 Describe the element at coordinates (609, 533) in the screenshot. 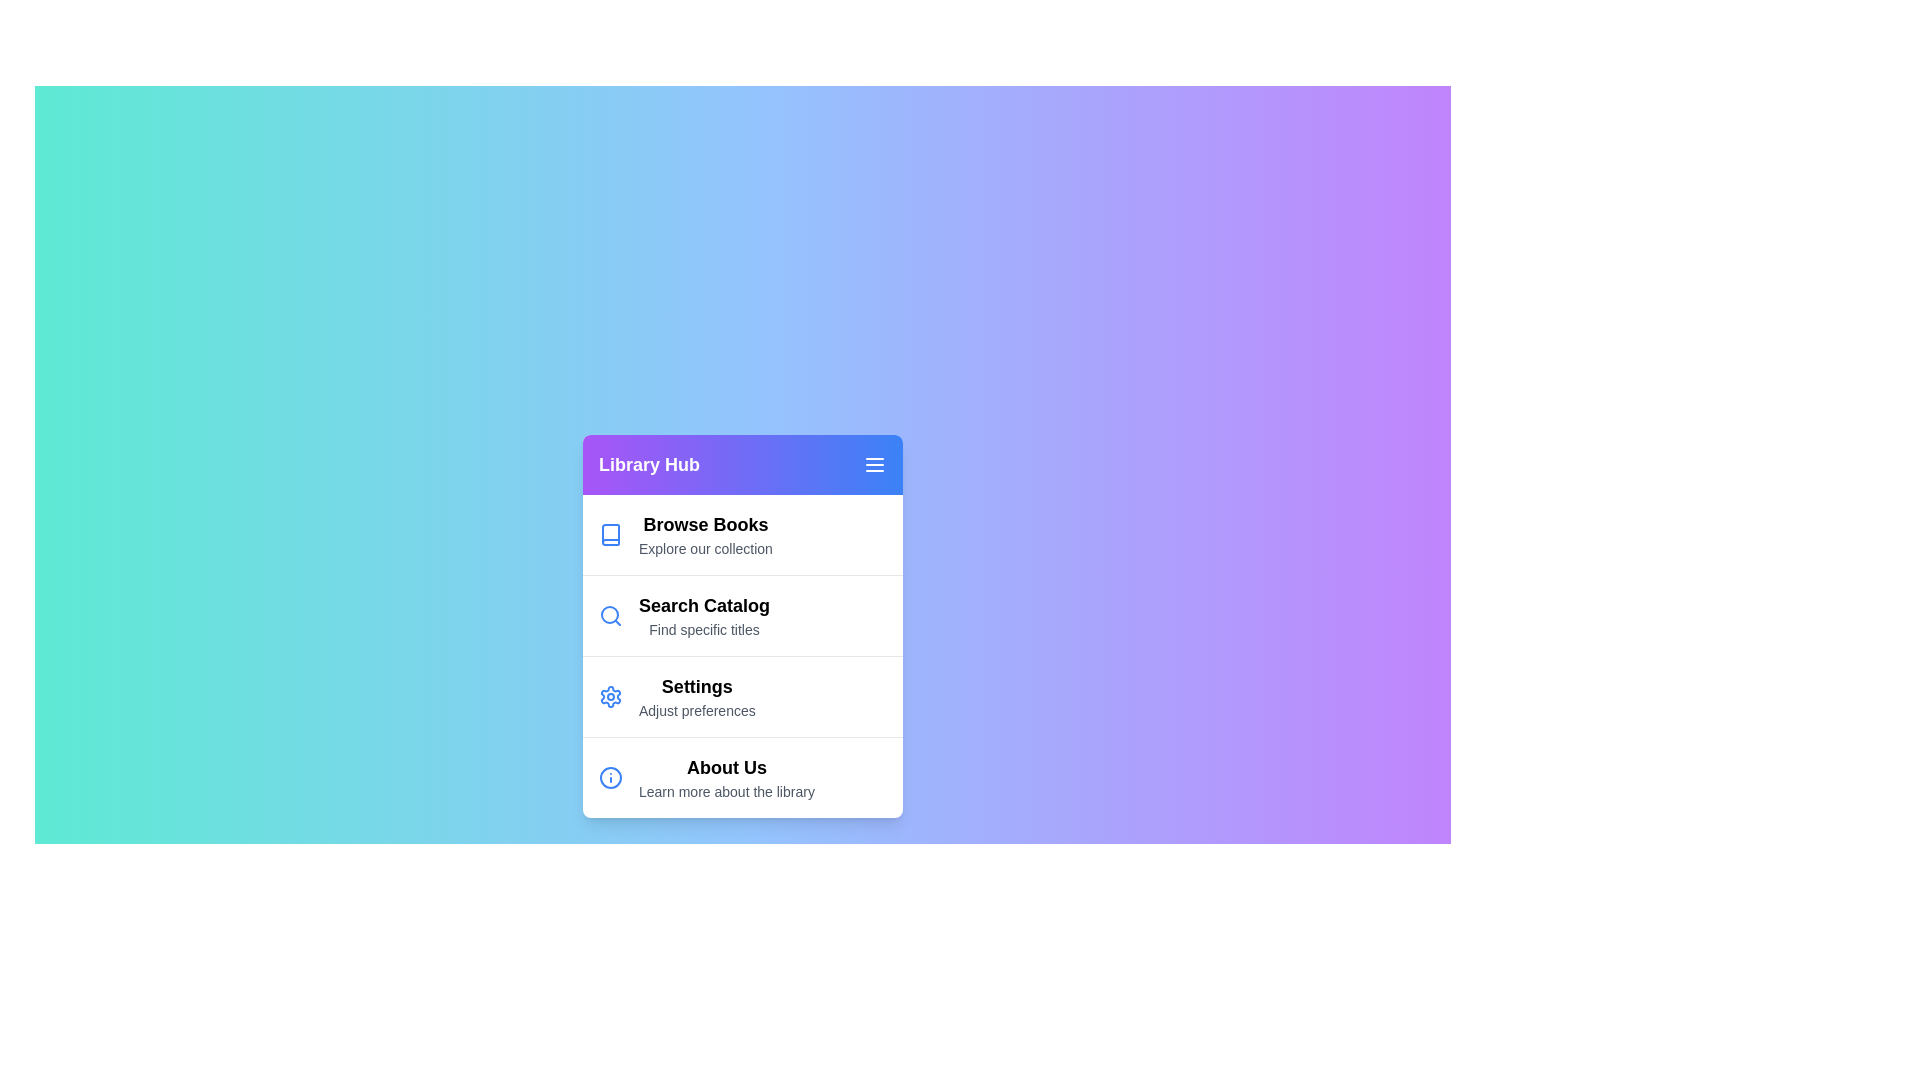

I see `the icon corresponding to the menu item Browse Books` at that location.